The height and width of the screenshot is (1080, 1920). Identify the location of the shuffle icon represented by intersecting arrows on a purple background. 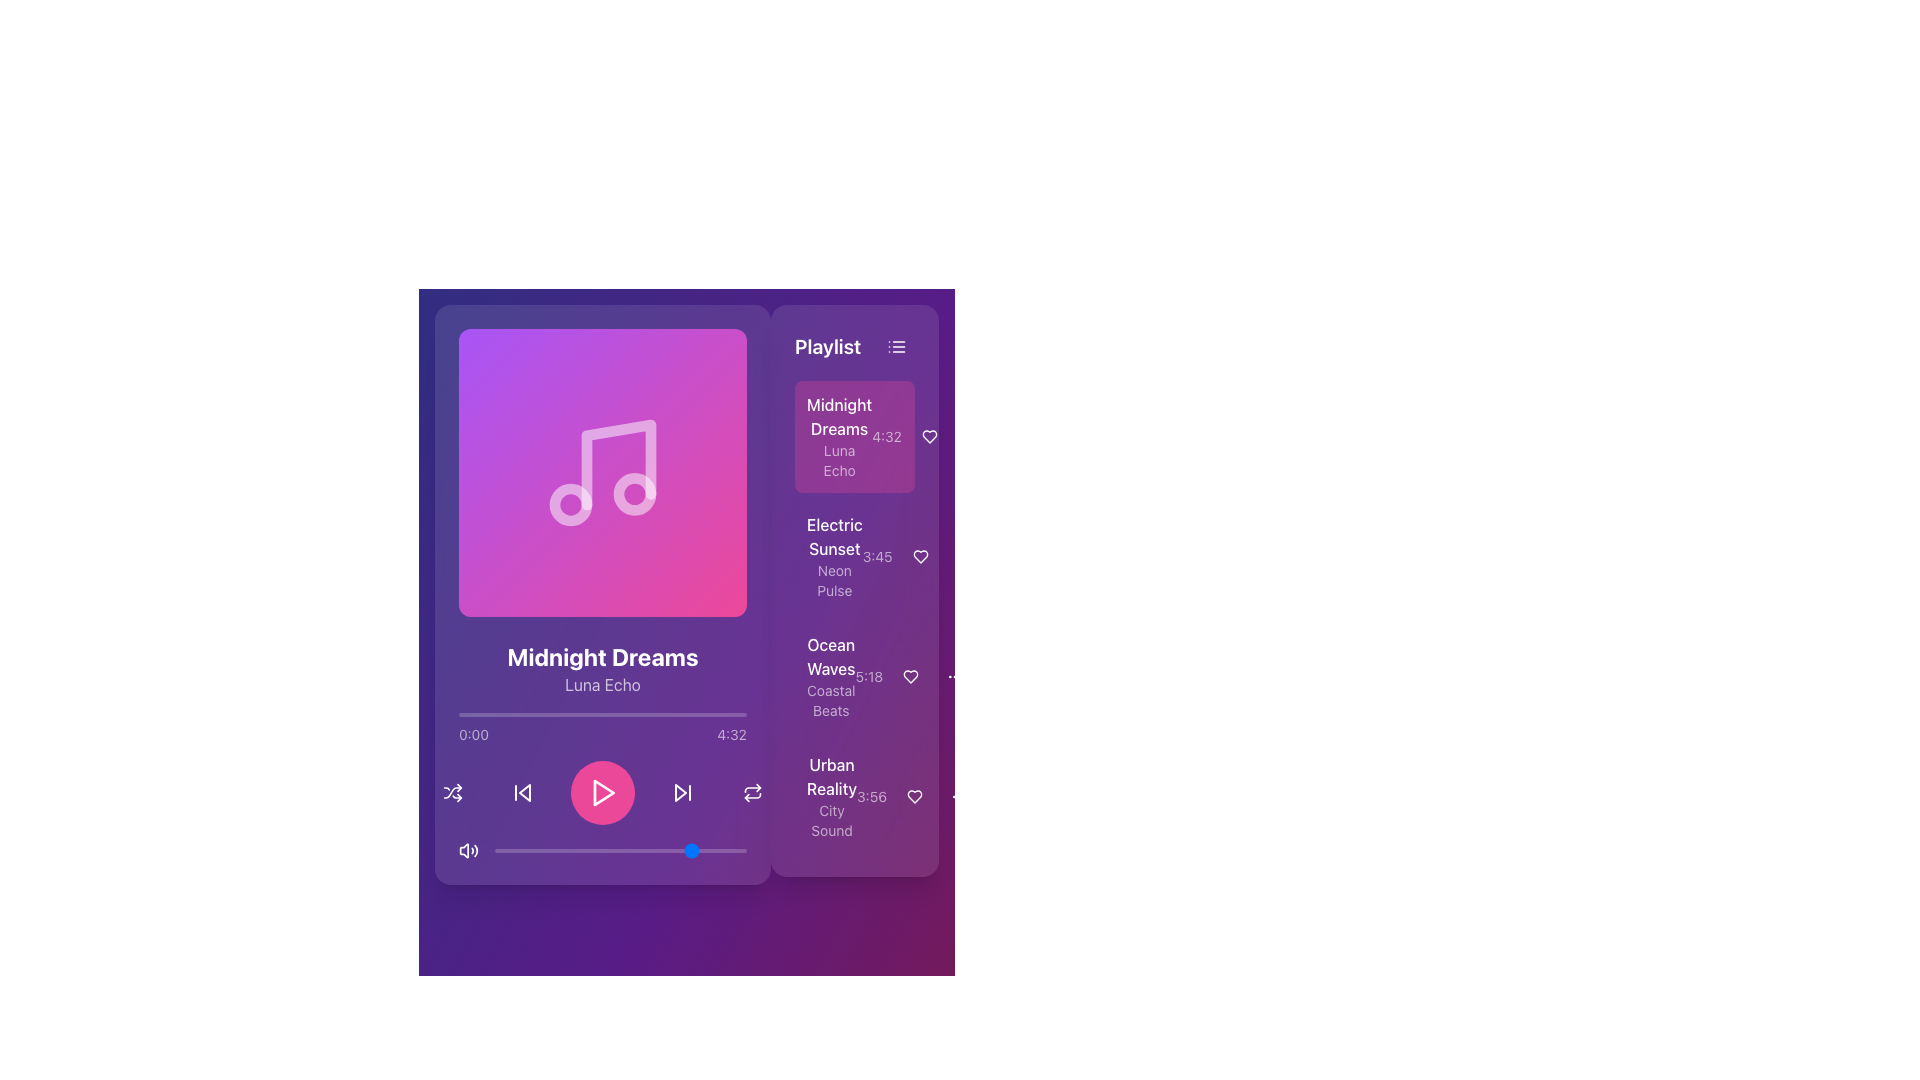
(451, 792).